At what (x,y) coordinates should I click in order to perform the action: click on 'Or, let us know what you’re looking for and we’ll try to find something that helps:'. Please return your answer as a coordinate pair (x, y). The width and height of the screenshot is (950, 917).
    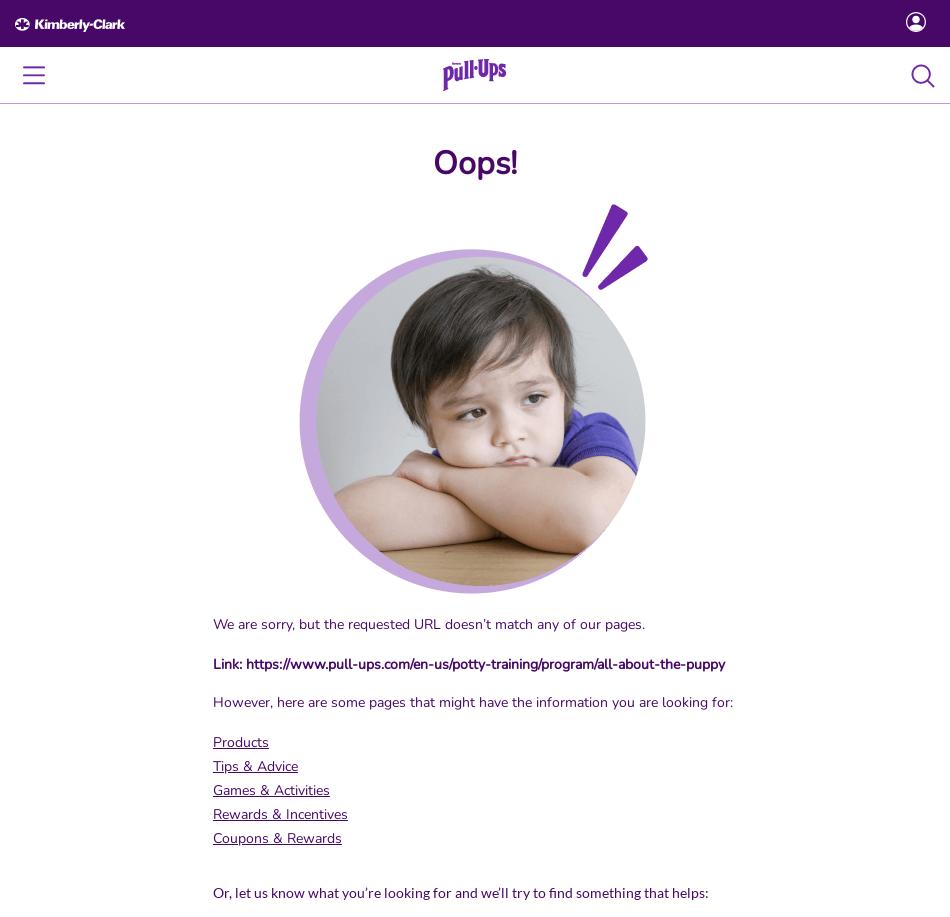
    Looking at the image, I should click on (458, 891).